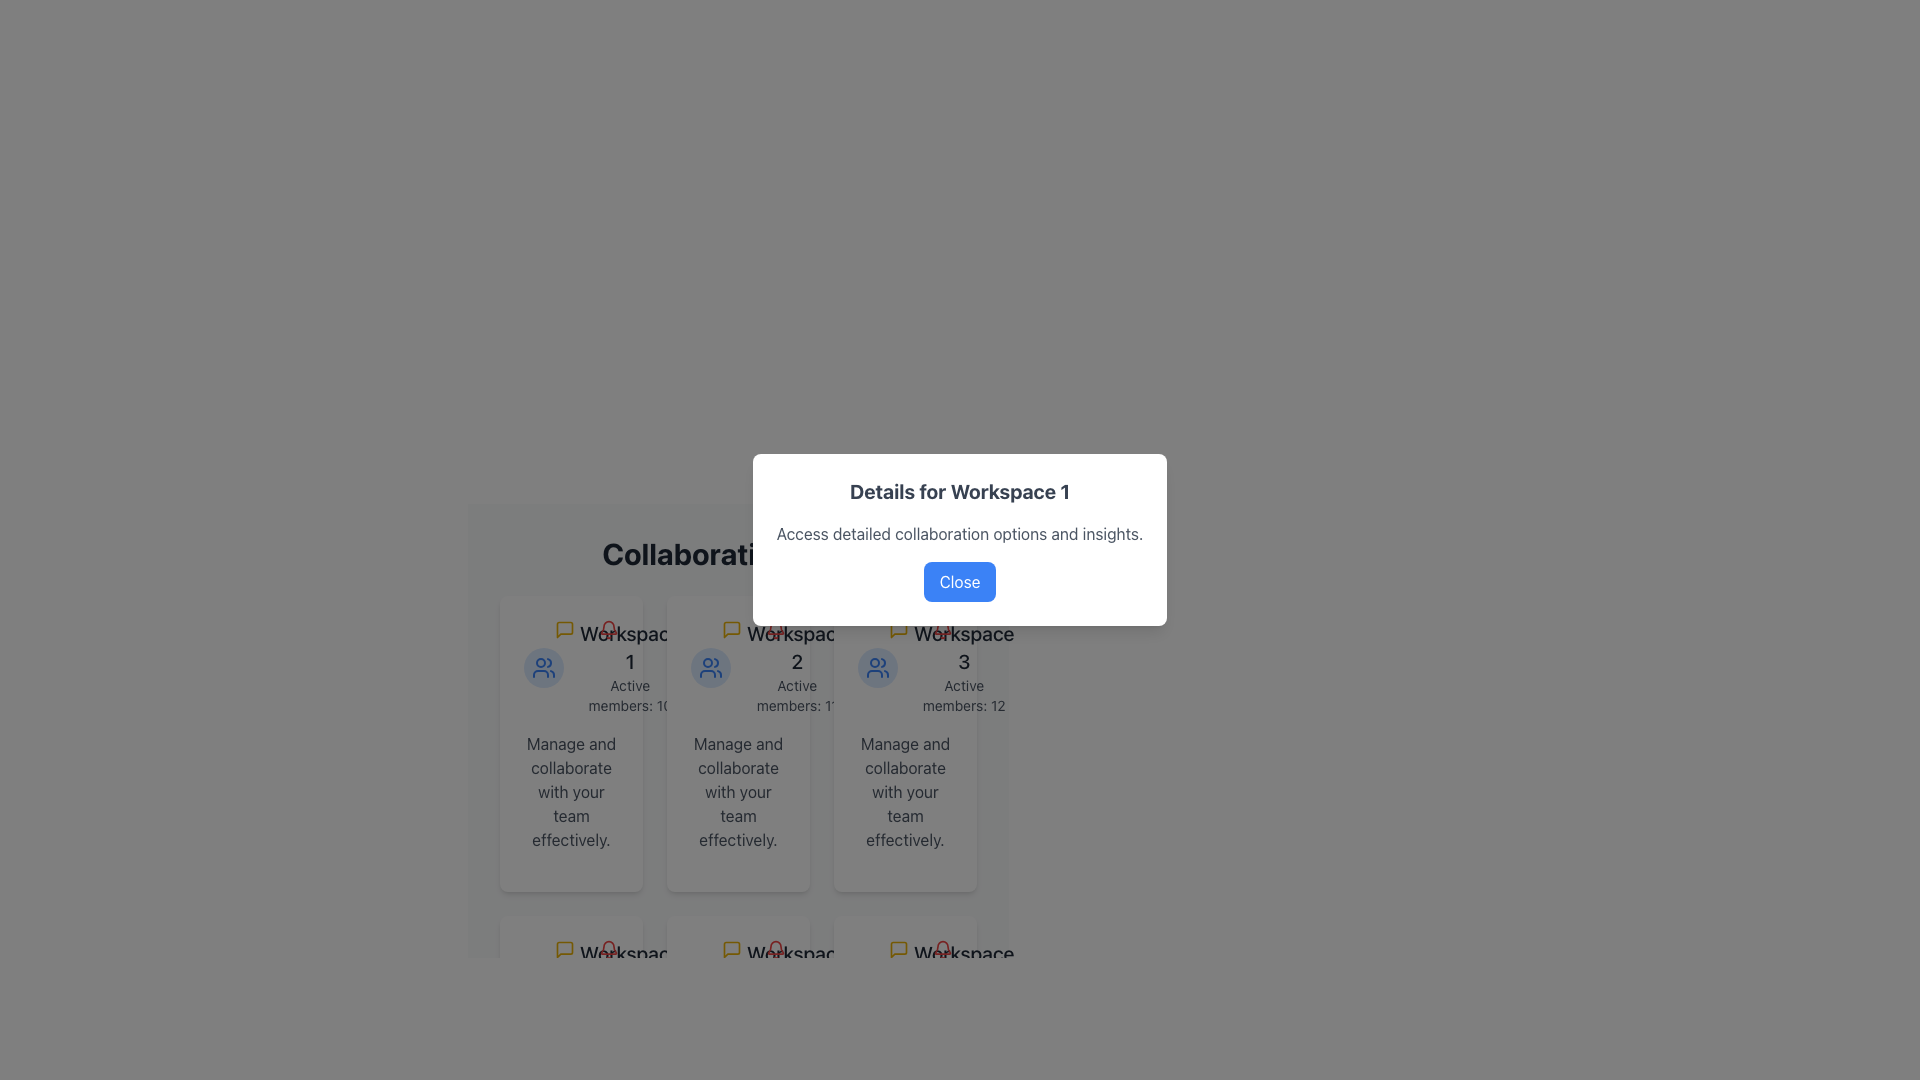  What do you see at coordinates (564, 948) in the screenshot?
I see `the messaging icon located in the bottom-left corner of the workspace card to interact with messages related to this workspace` at bounding box center [564, 948].